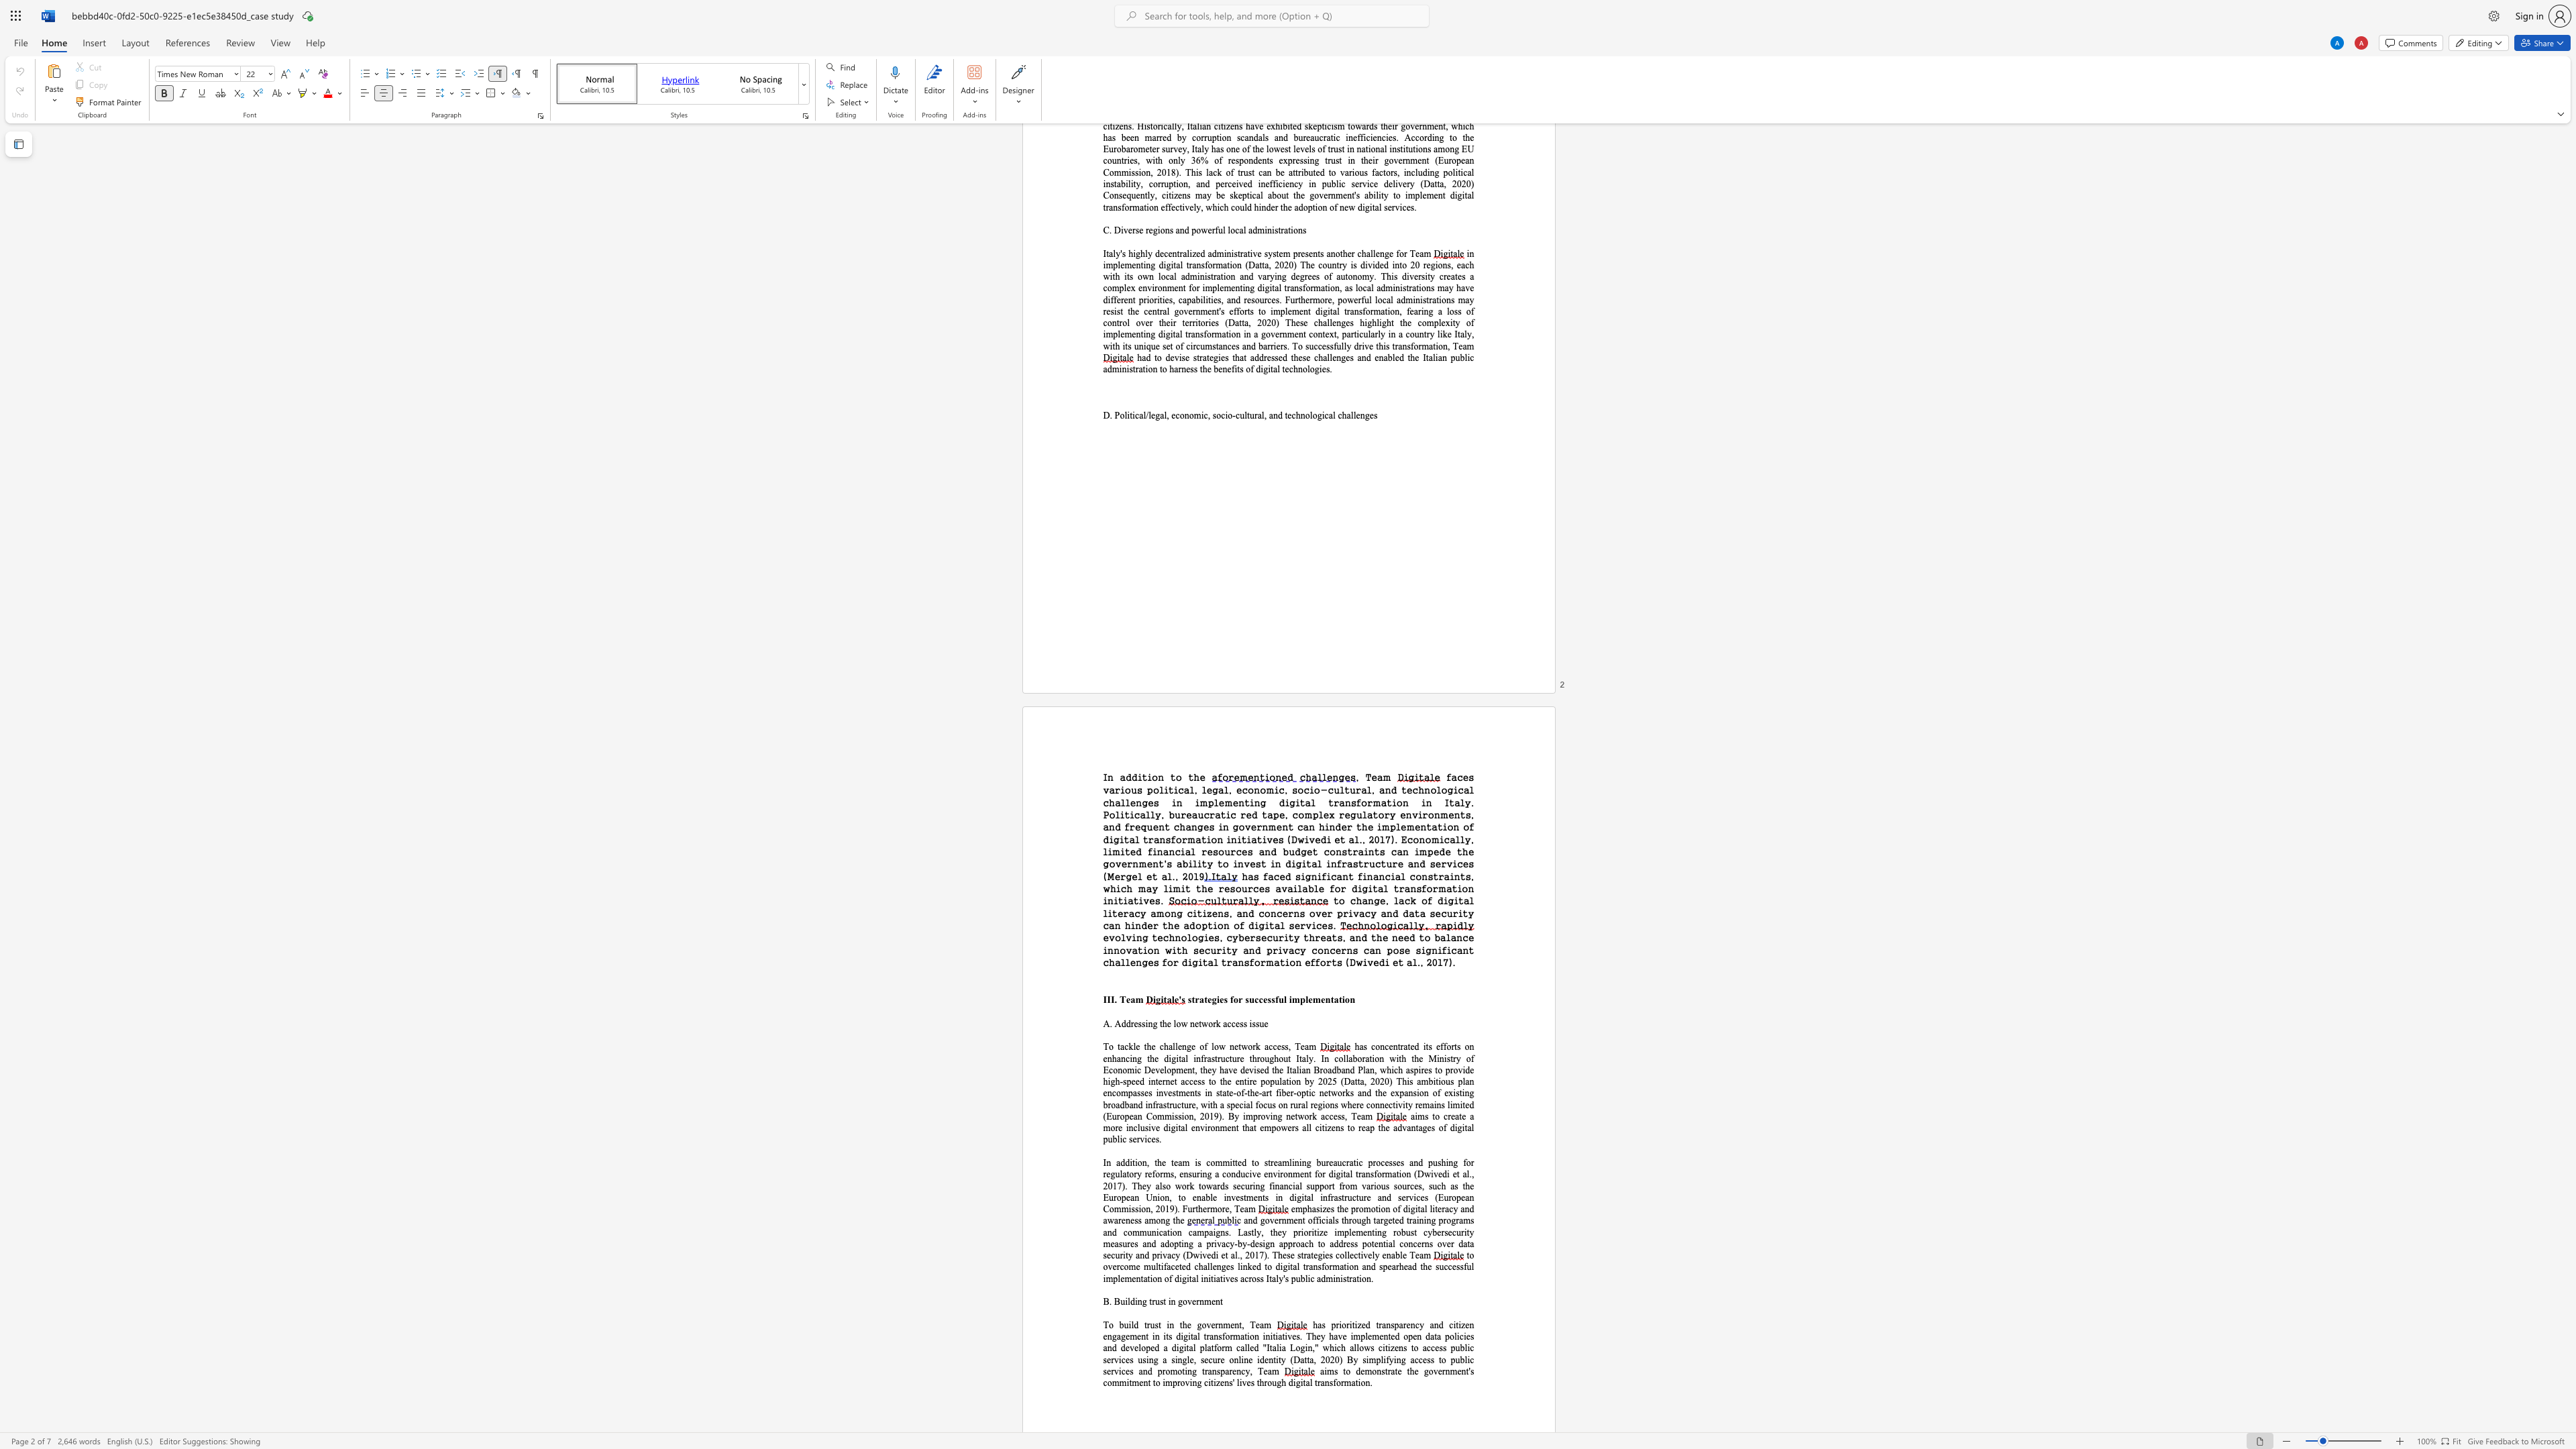  What do you see at coordinates (1469, 814) in the screenshot?
I see `the subset text ", and frequent changes in government can hinder the implementation of digital transformation initiatives (Dwivedi et al., 2017). Economically, limited financial resources and b" within the text "faces various political, legal, economic, socio-cultural, and technological challenges in implementing digital transformation in Italy. Politically, bureaucratic red tape, complex regulatory environments, and frequent changes in government can hinder the implementation of digital transformation initiatives (Dwivedi et al., 2017). Economically, limited financial resources and budget constraints can impede the government"` at bounding box center [1469, 814].